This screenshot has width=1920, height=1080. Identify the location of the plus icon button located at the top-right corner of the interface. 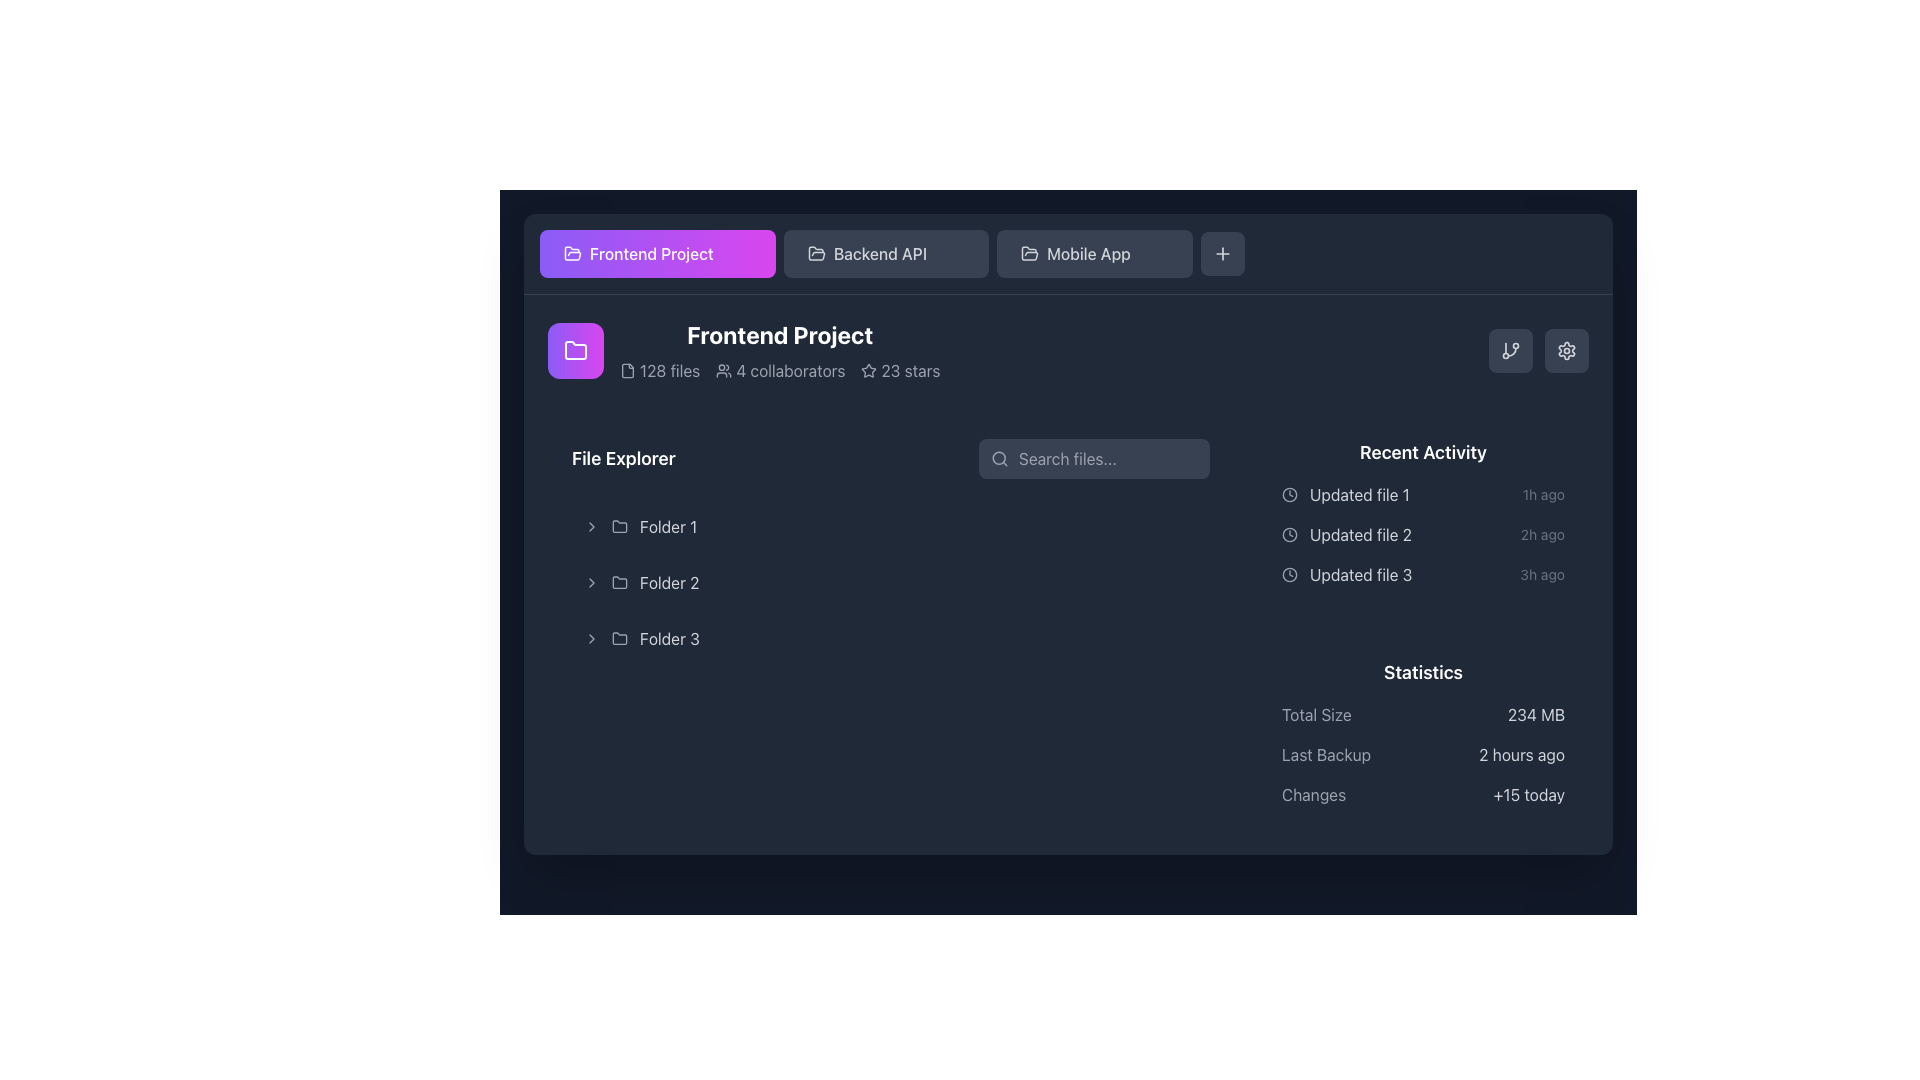
(1221, 253).